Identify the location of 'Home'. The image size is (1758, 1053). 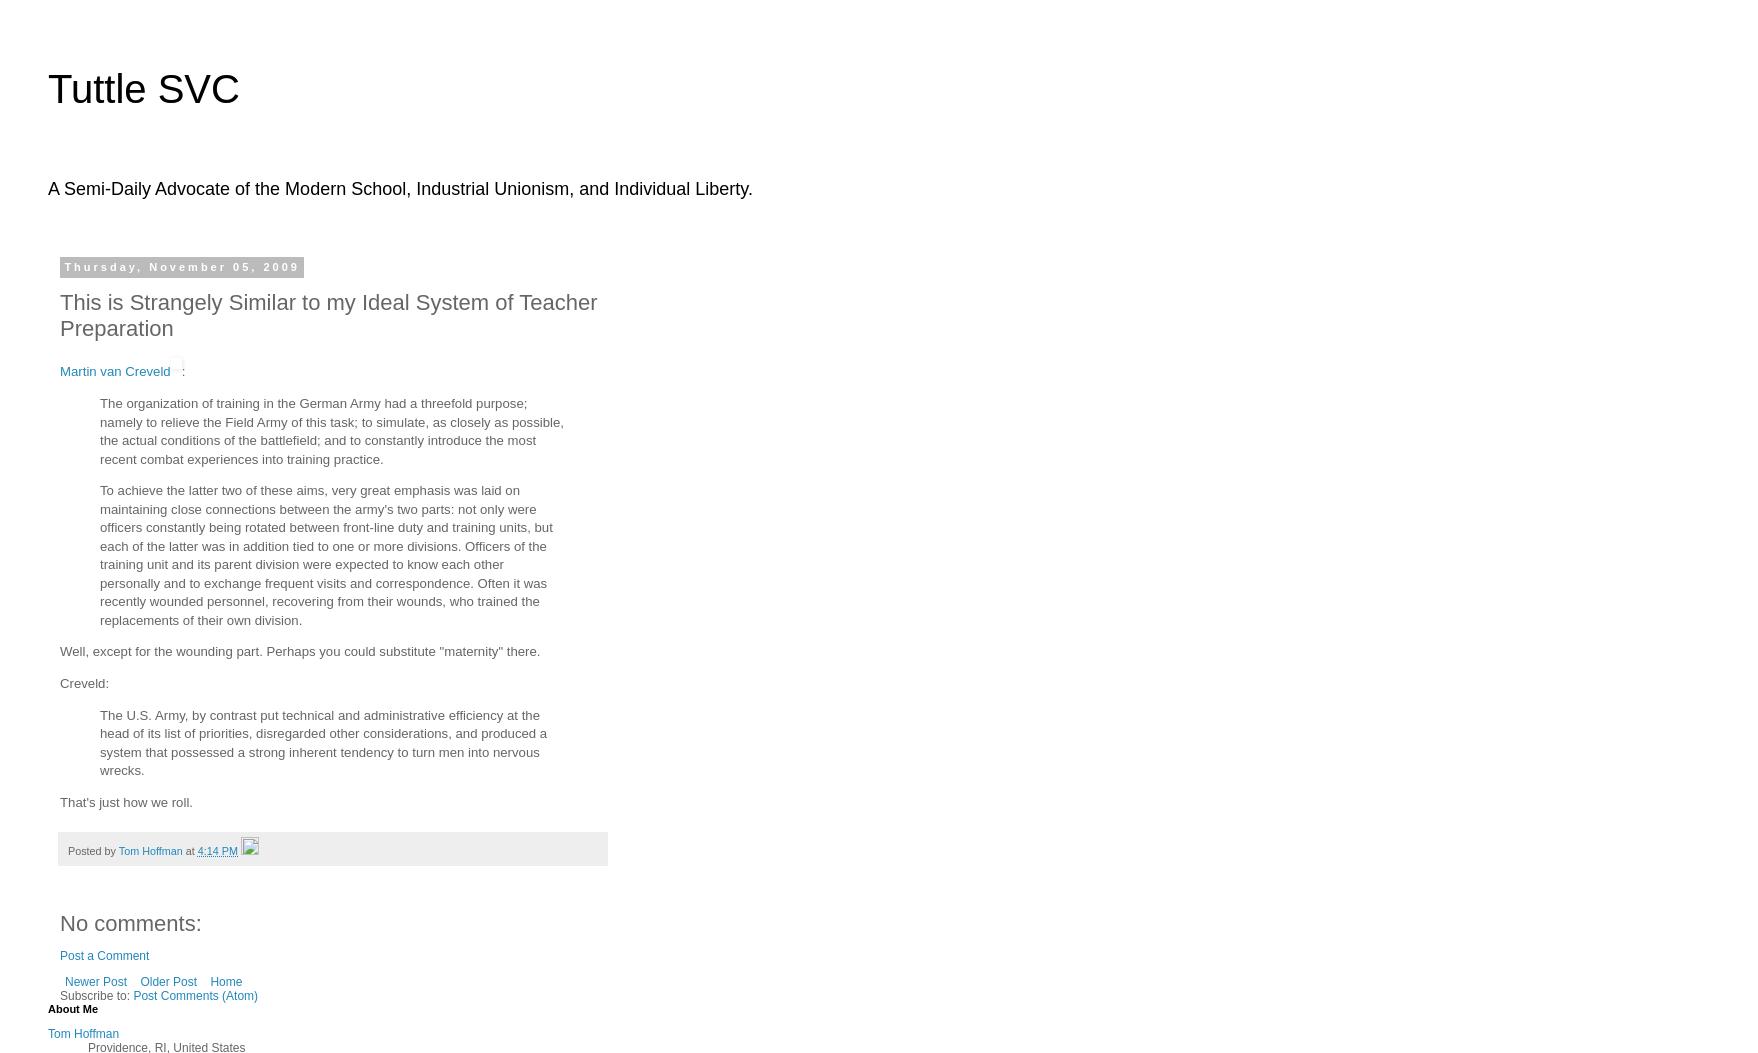
(225, 982).